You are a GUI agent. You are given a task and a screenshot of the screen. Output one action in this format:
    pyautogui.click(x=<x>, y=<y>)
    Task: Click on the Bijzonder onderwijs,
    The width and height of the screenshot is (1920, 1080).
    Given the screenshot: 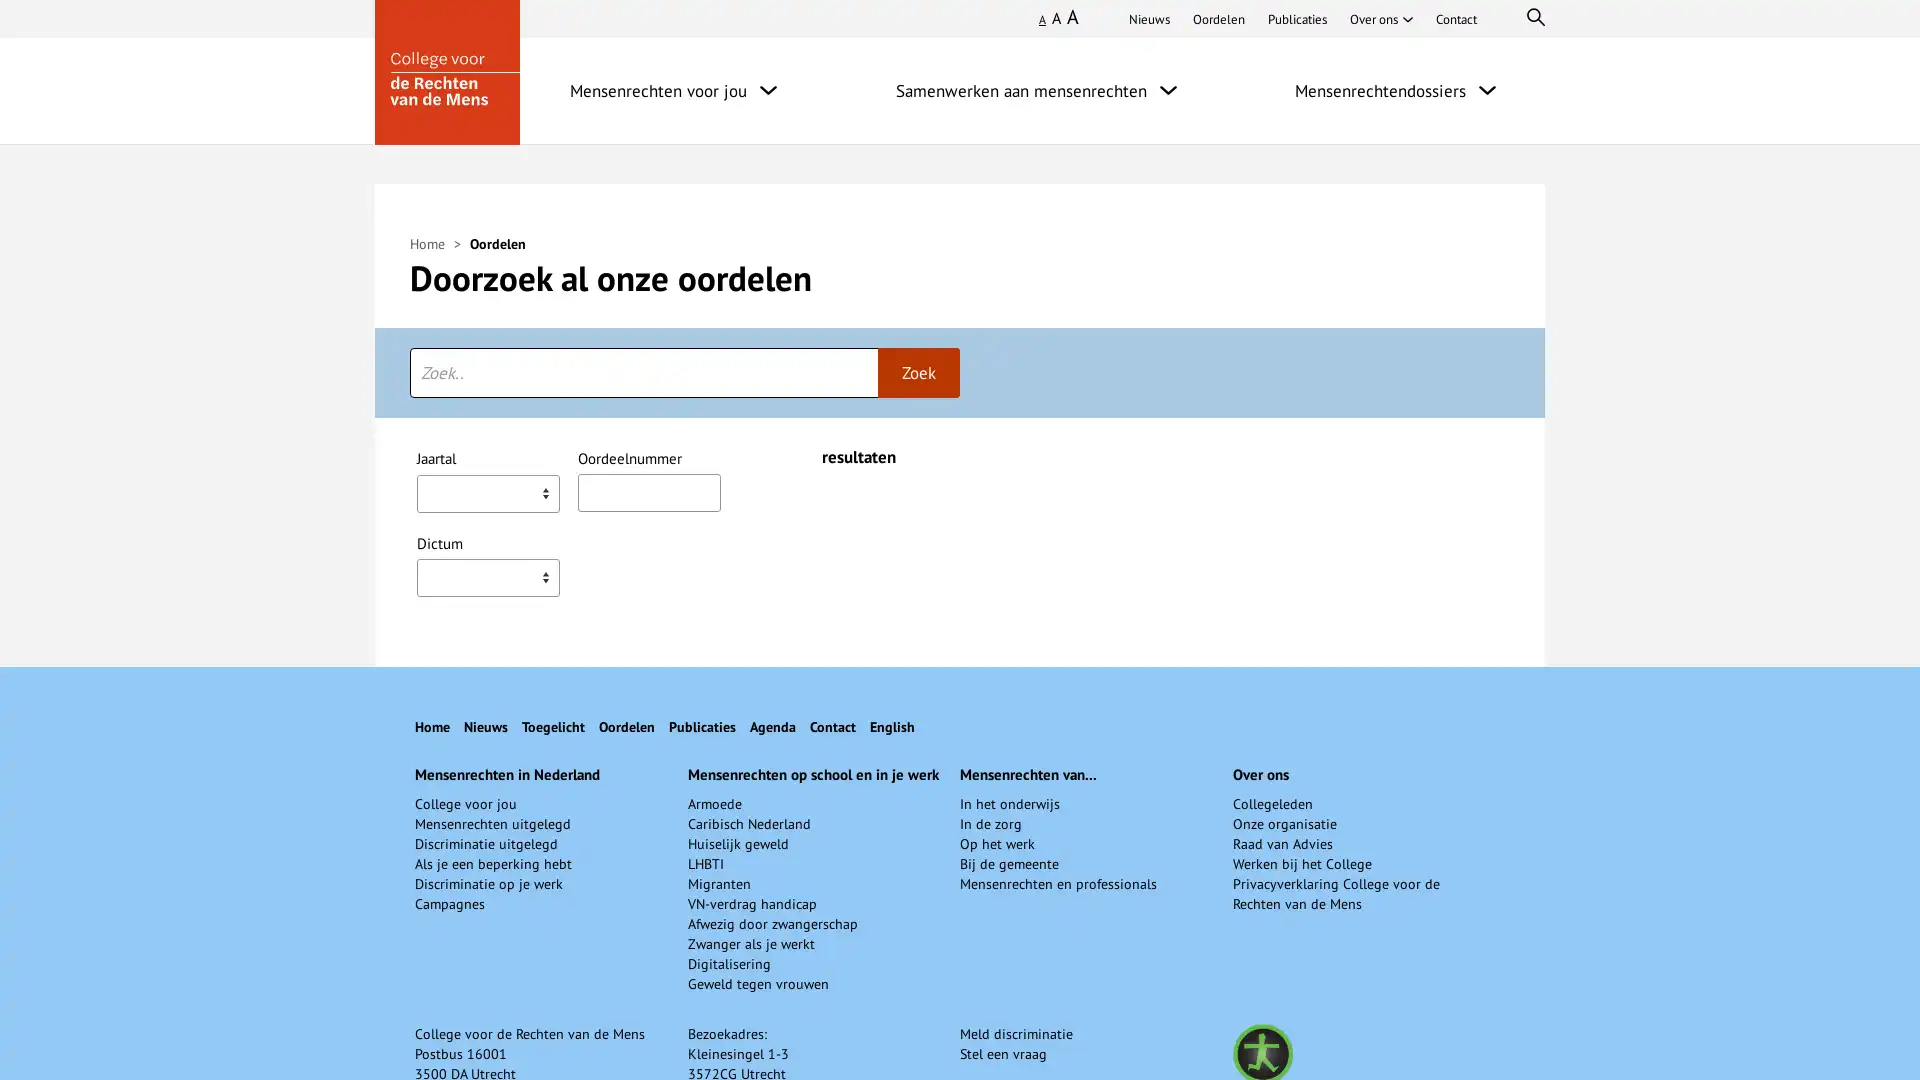 What is the action you would take?
    pyautogui.click(x=887, y=1026)
    